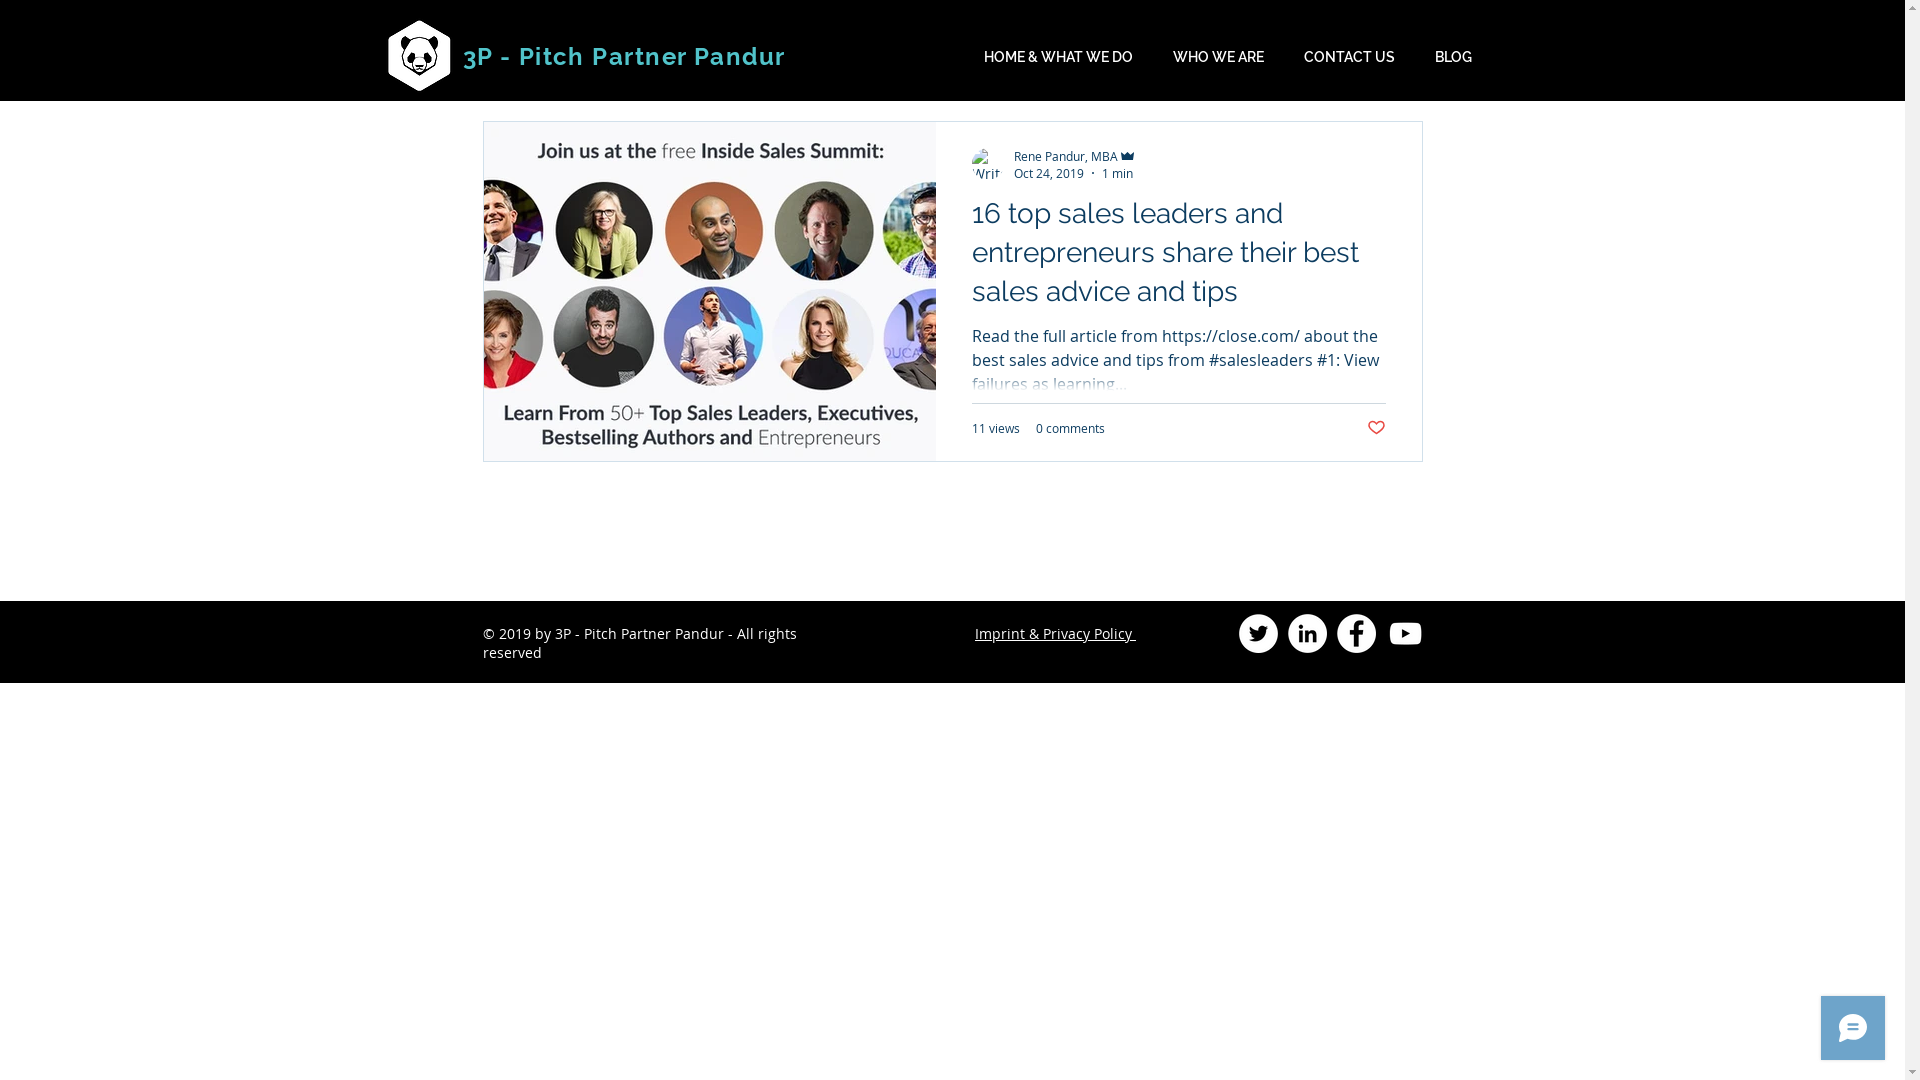 Image resolution: width=1920 pixels, height=1080 pixels. Describe the element at coordinates (1036, 427) in the screenshot. I see `'0 comments'` at that location.